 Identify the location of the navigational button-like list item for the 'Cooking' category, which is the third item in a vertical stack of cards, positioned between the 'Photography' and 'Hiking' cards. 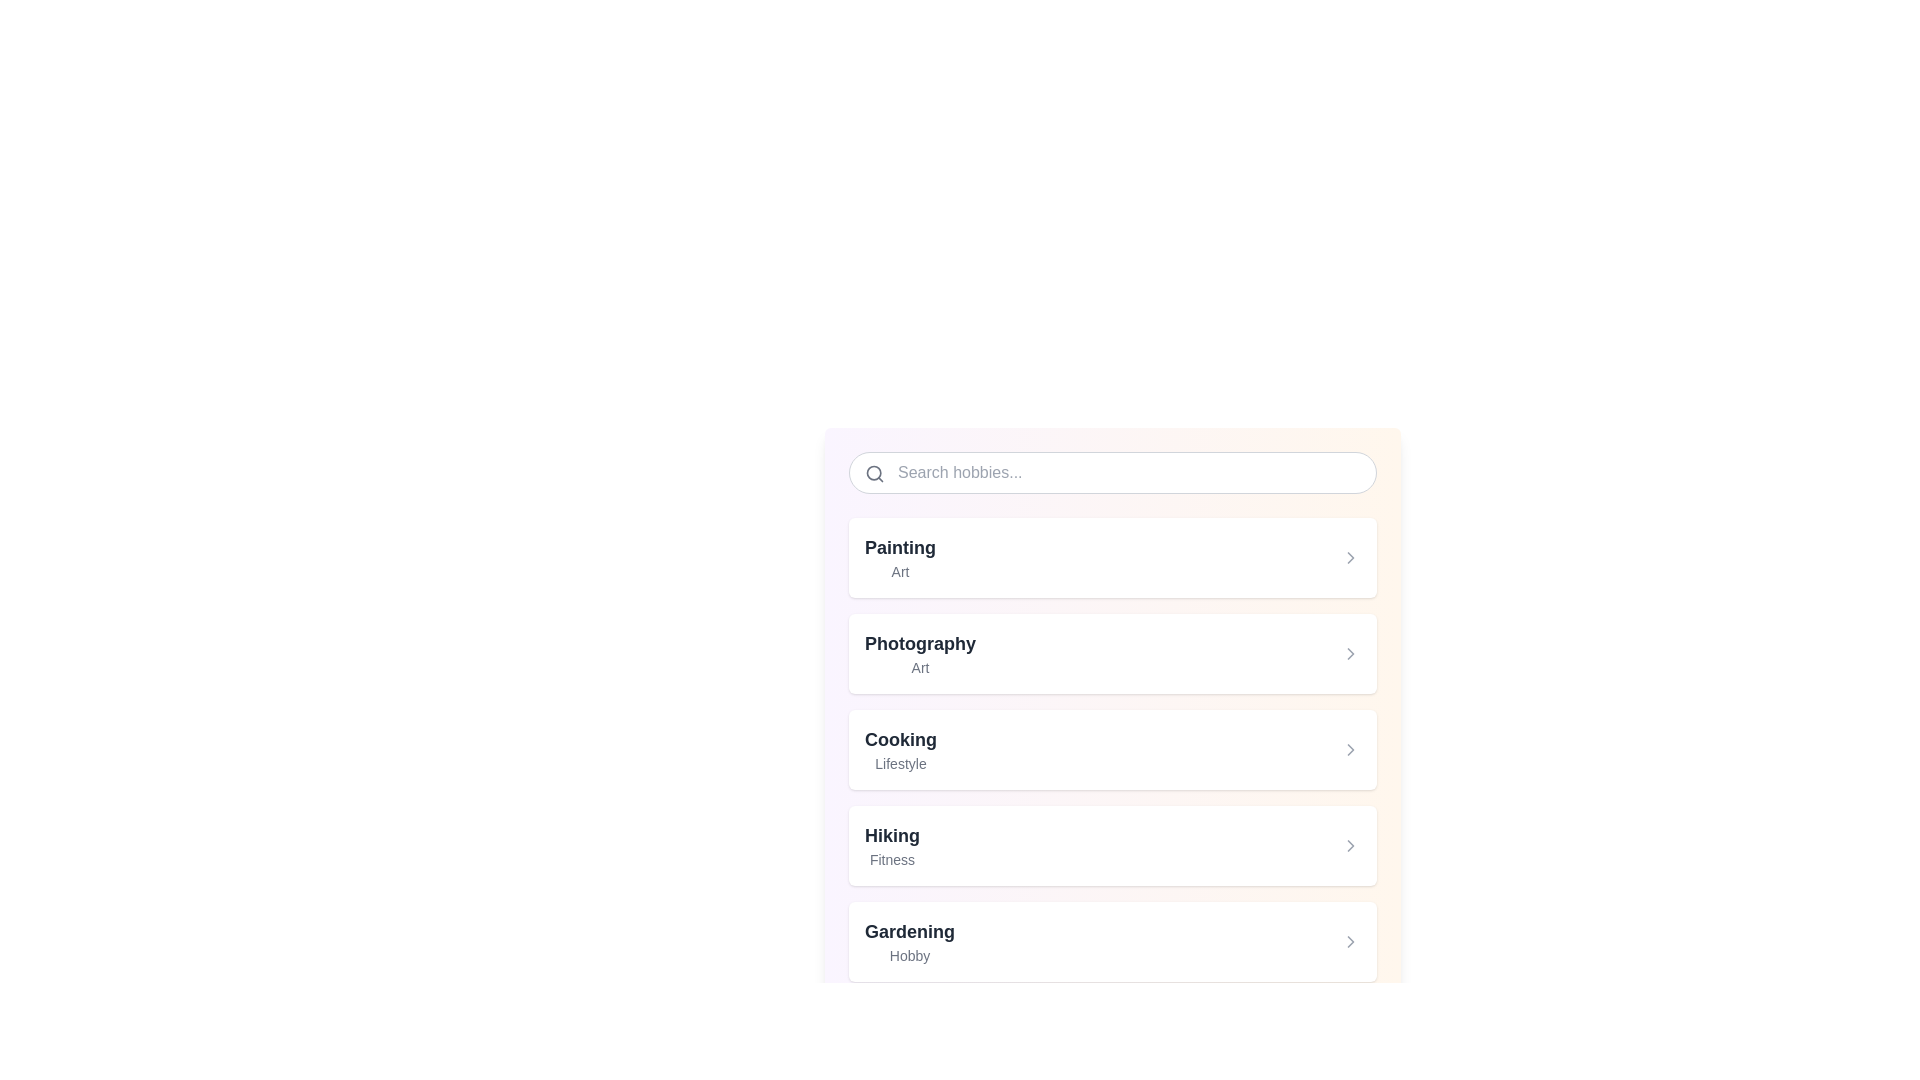
(1112, 749).